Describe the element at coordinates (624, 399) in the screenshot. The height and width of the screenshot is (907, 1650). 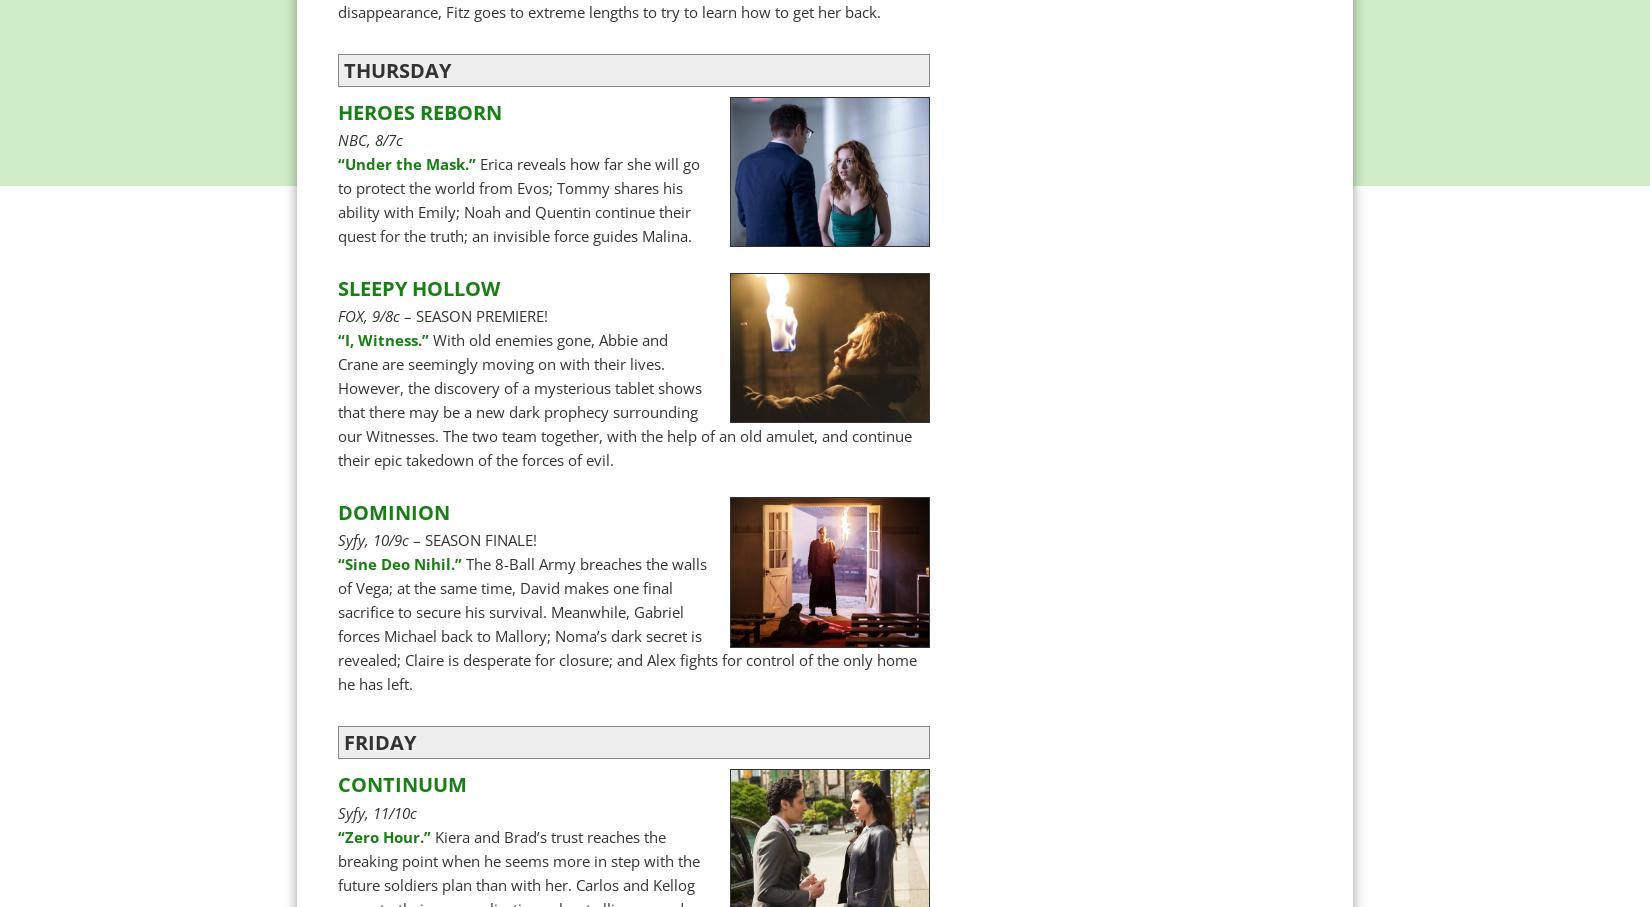
I see `'With old enemies gone, Abbie and Crane are seemingly moving on with their lives. However, the discovery of a mysterious tablet shows that there may be a new dark prophecy surrounding our Witnesses. The two team together, with the help of an old amulet, and continue their epic takedown of the forces of evil.'` at that location.